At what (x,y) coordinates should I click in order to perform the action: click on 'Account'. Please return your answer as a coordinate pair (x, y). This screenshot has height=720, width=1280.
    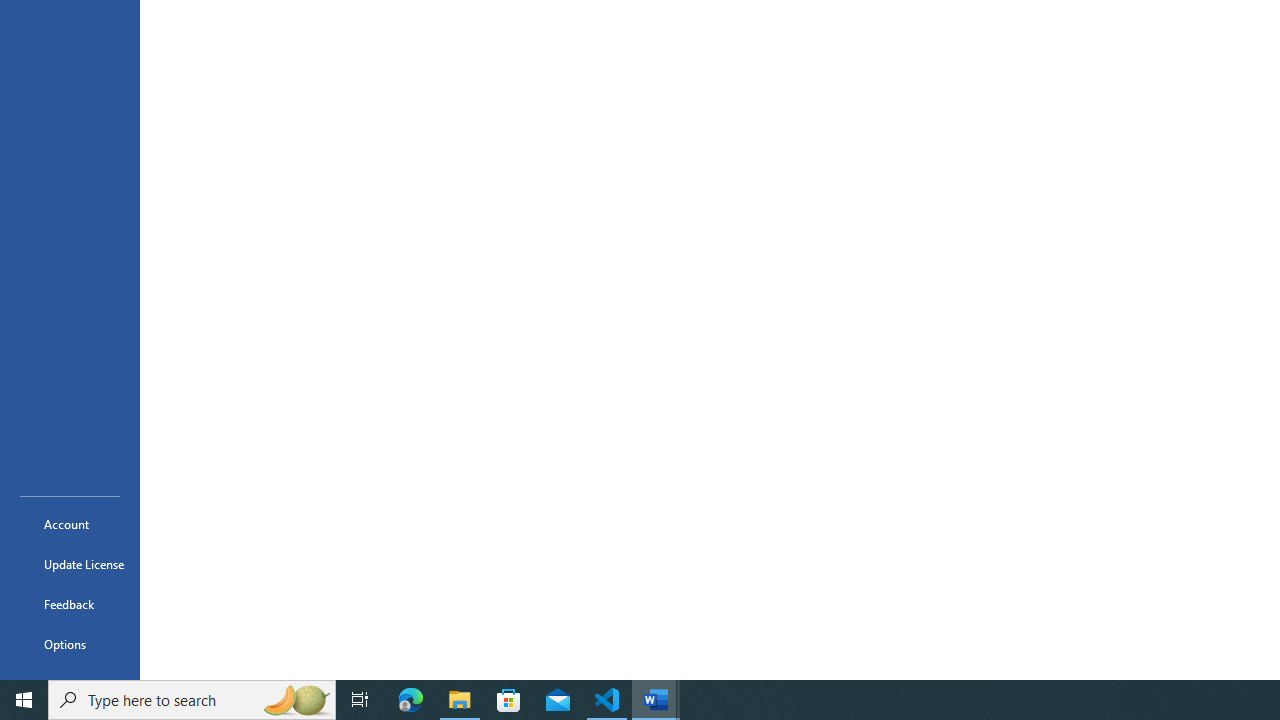
    Looking at the image, I should click on (69, 523).